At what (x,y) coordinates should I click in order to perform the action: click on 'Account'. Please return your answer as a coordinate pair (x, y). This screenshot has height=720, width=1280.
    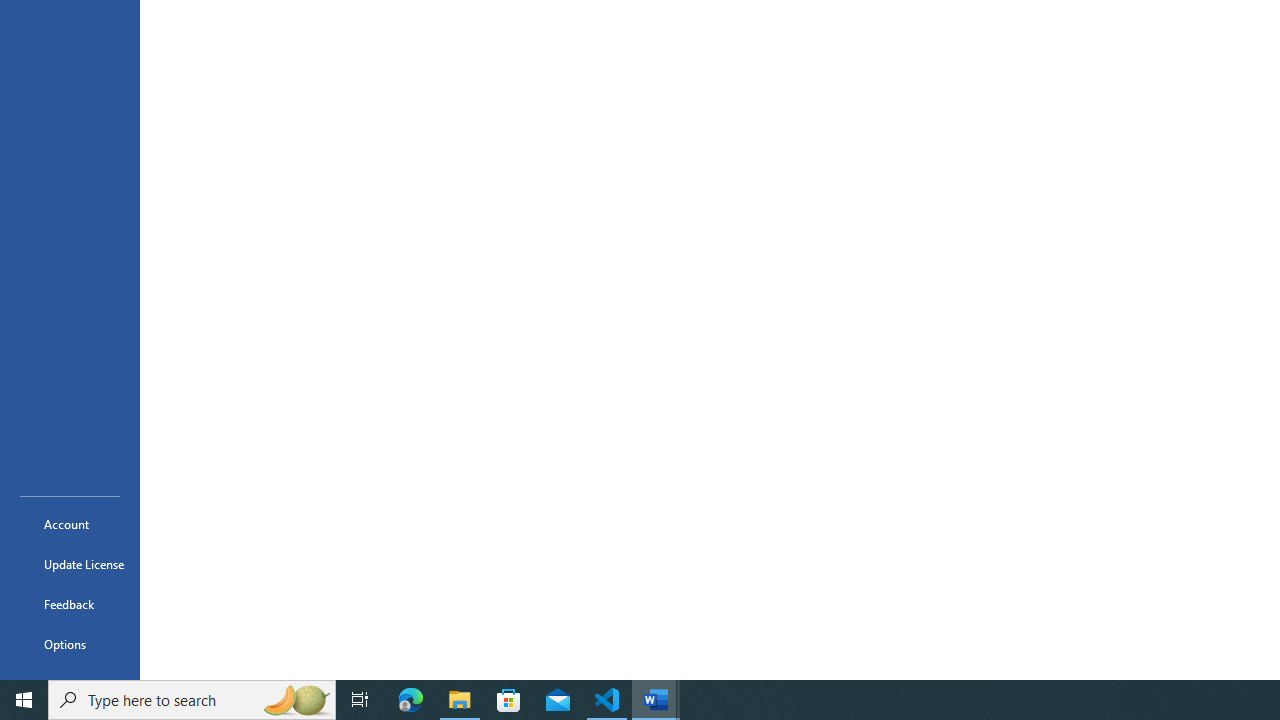
    Looking at the image, I should click on (69, 523).